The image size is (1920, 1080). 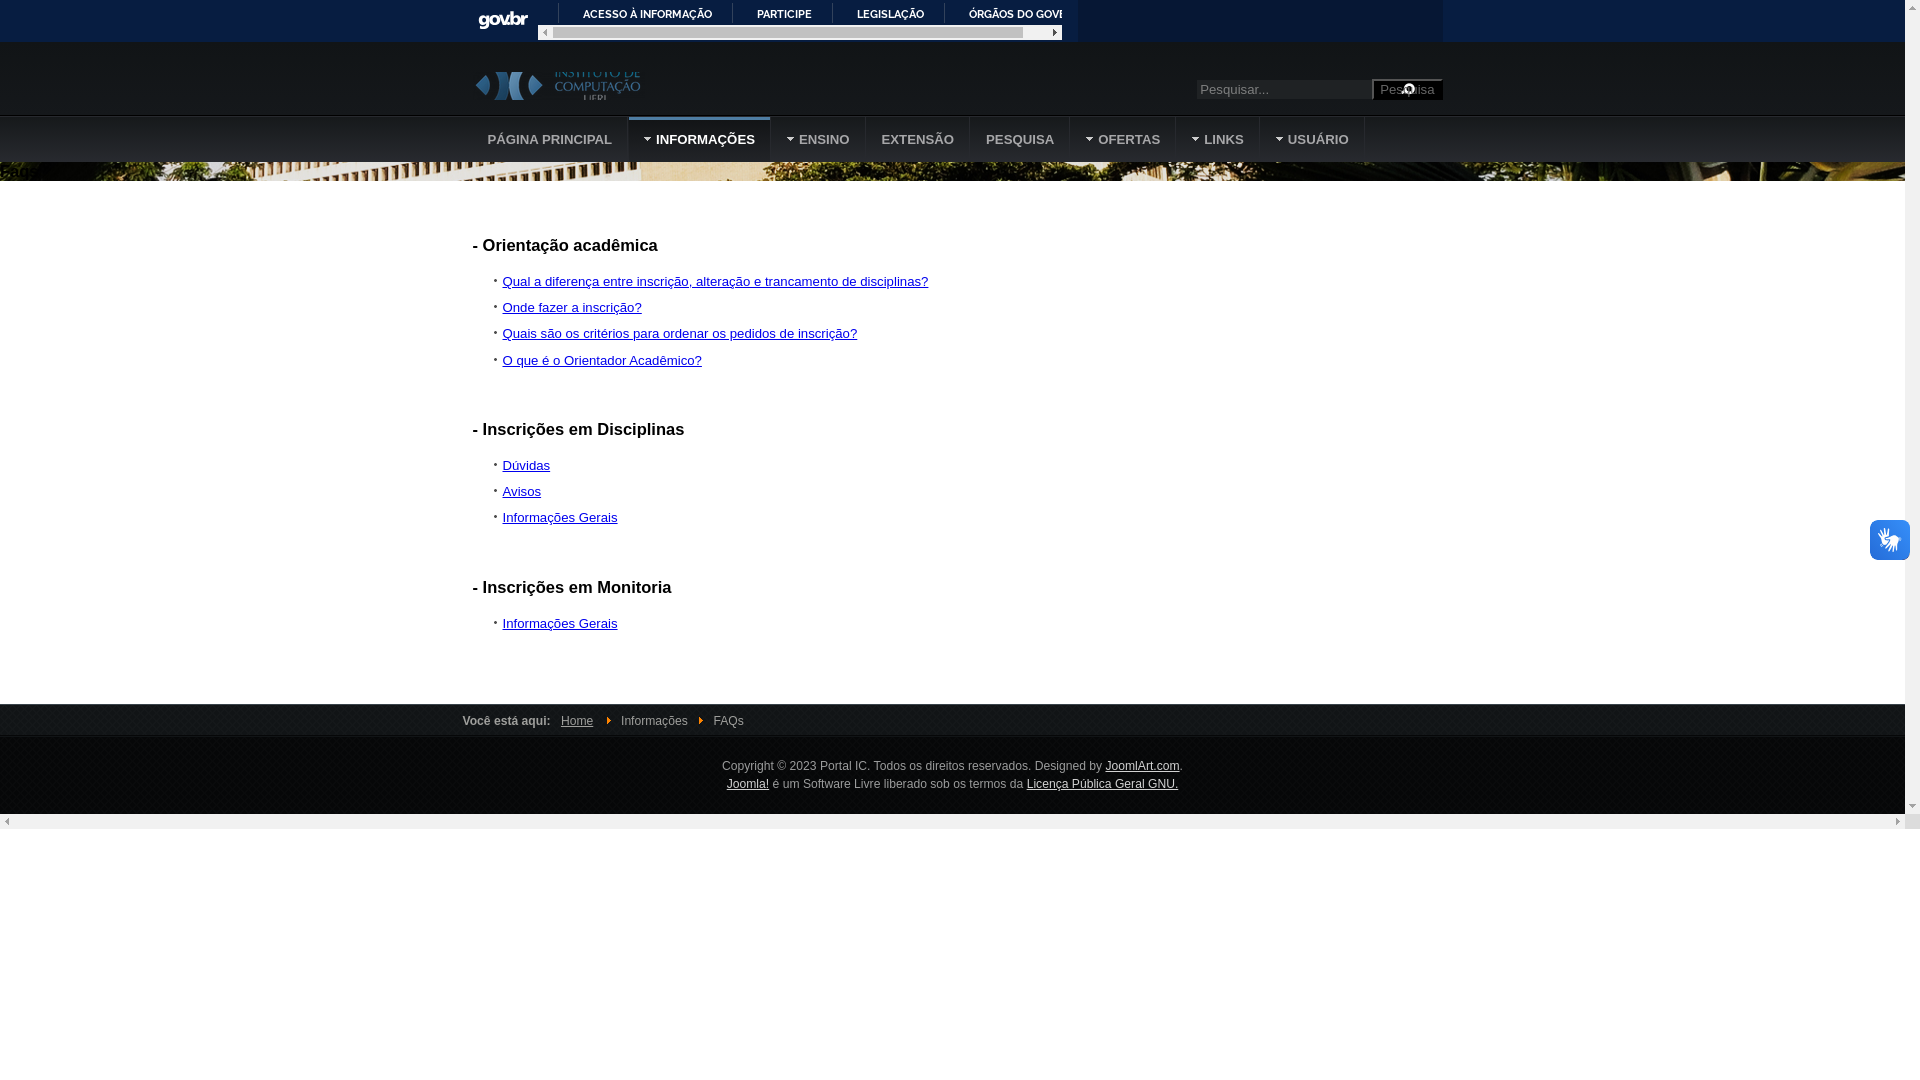 What do you see at coordinates (819, 138) in the screenshot?
I see `'ENSINO'` at bounding box center [819, 138].